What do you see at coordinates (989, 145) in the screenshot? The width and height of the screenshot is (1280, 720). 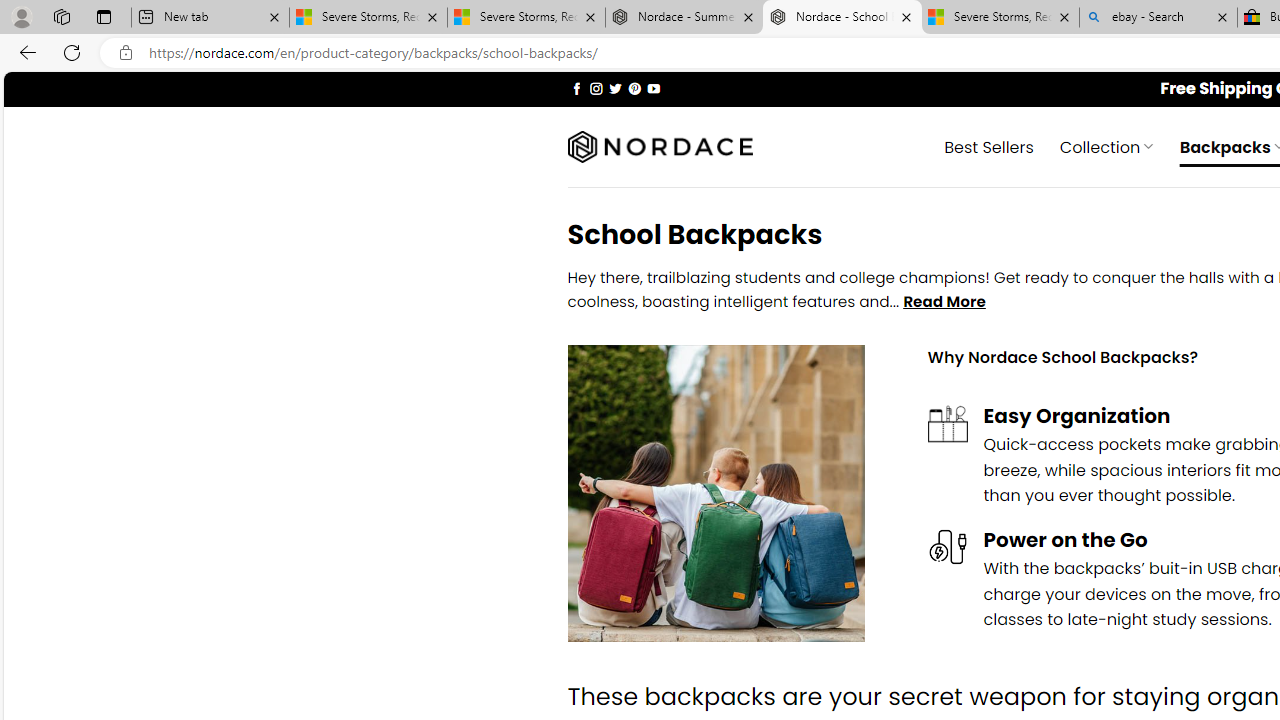 I see `'  Best Sellers'` at bounding box center [989, 145].